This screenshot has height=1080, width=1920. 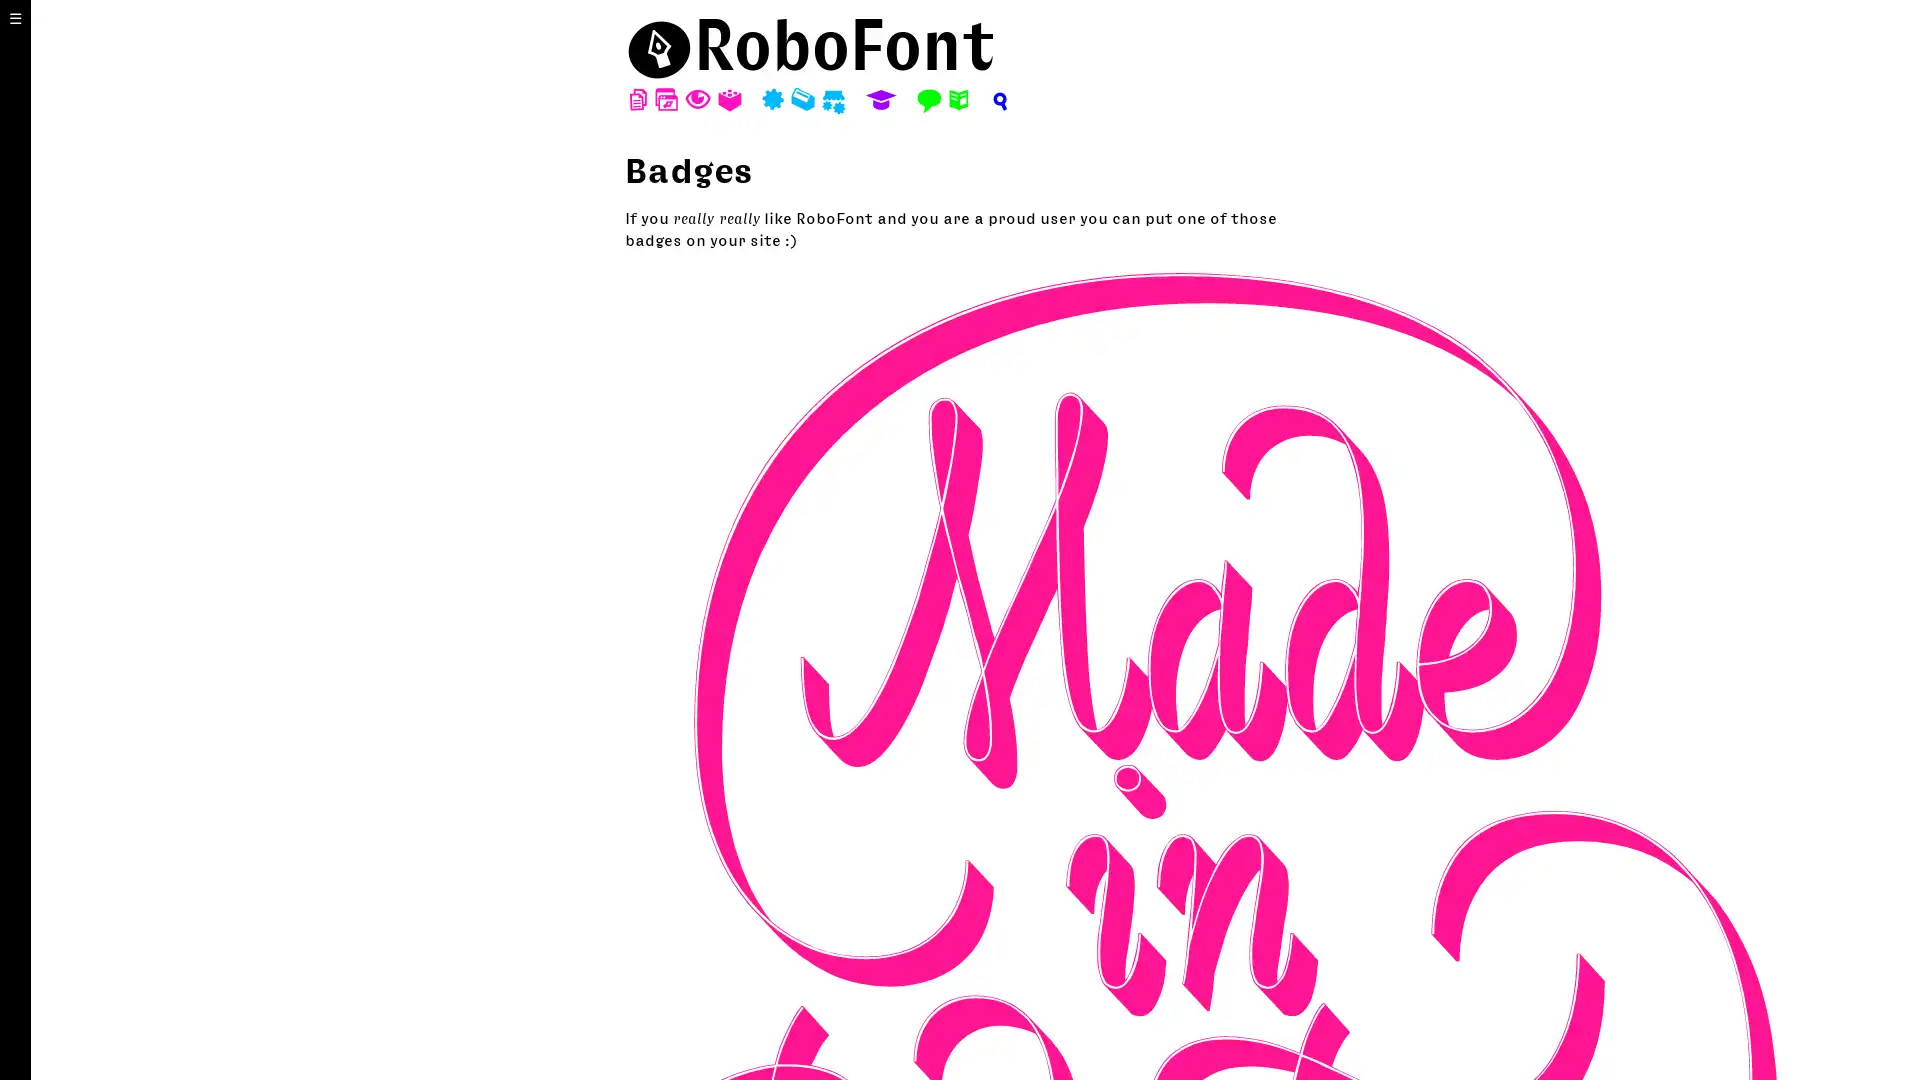 What do you see at coordinates (998, 100) in the screenshot?
I see `?` at bounding box center [998, 100].